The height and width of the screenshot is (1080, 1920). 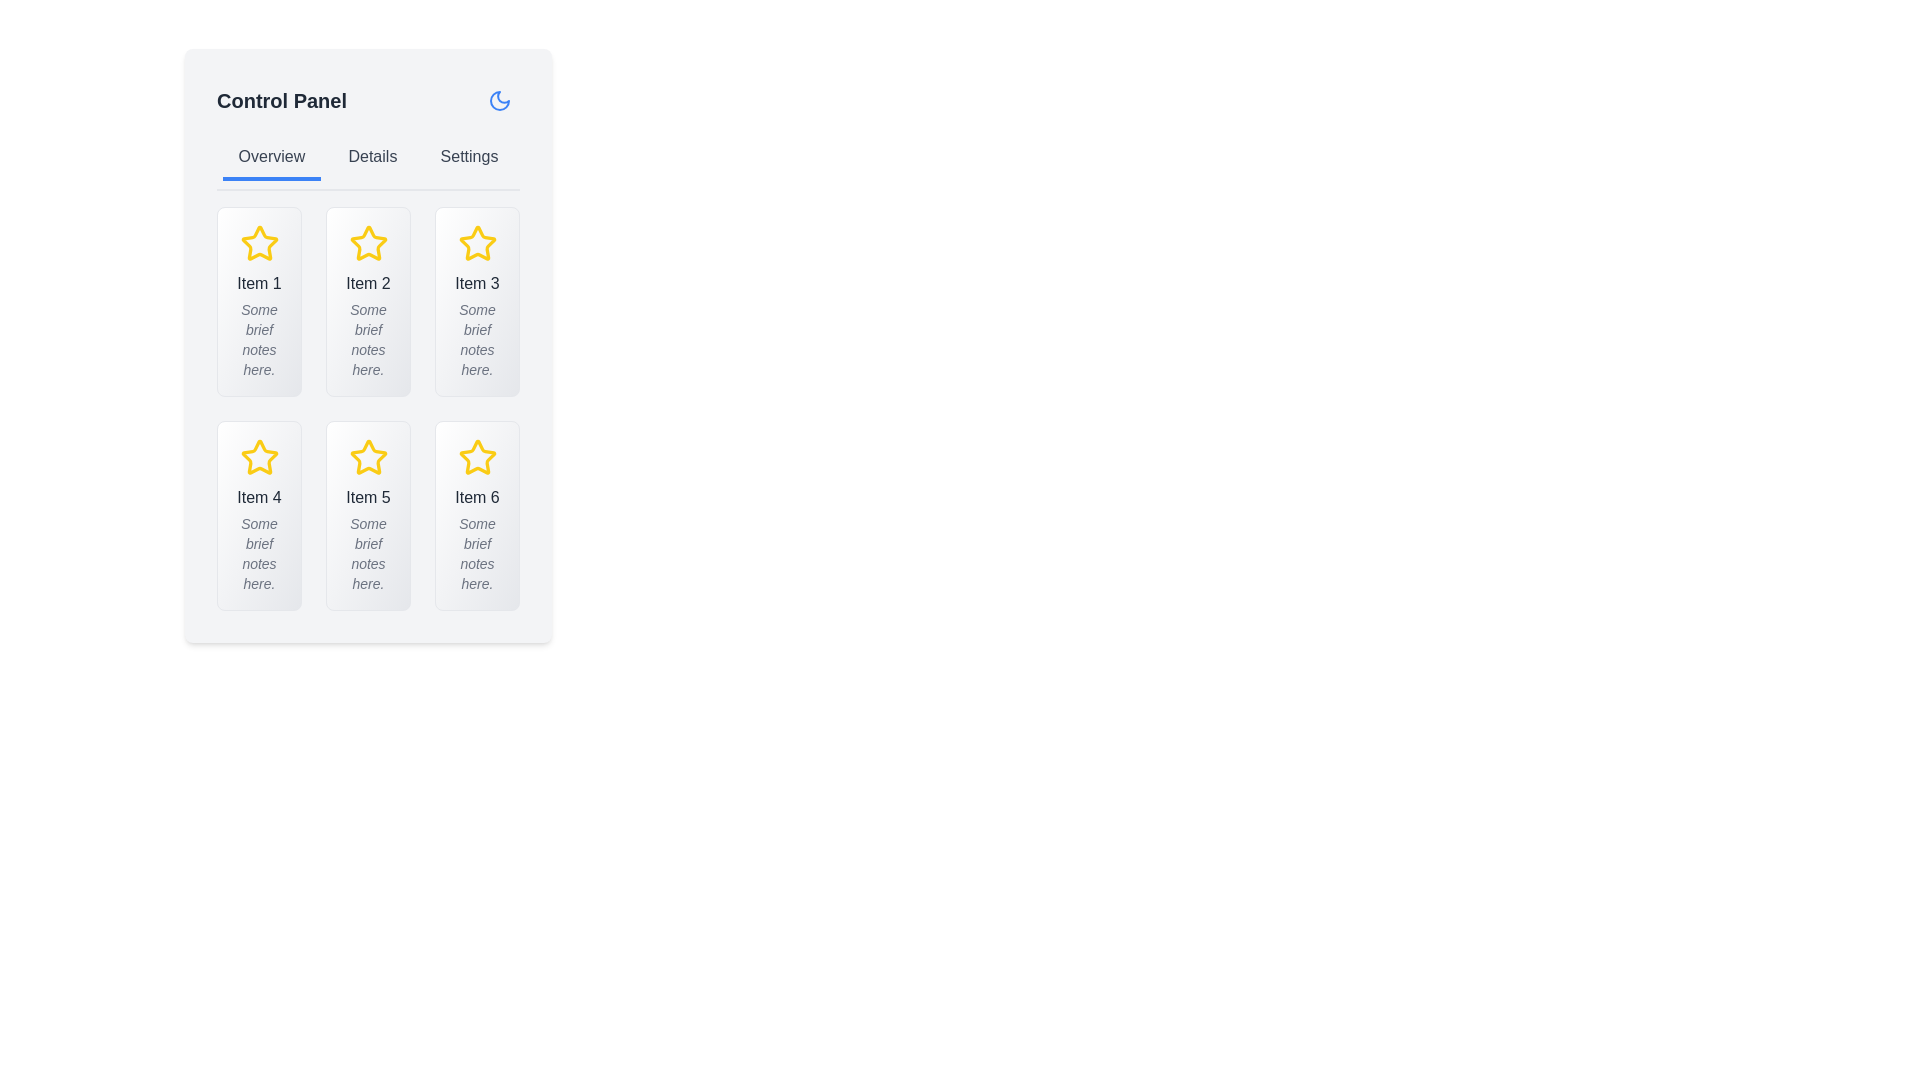 What do you see at coordinates (476, 496) in the screenshot?
I see `the text label that identifies the sixth card in the bottom-right corner of the card grid layout` at bounding box center [476, 496].